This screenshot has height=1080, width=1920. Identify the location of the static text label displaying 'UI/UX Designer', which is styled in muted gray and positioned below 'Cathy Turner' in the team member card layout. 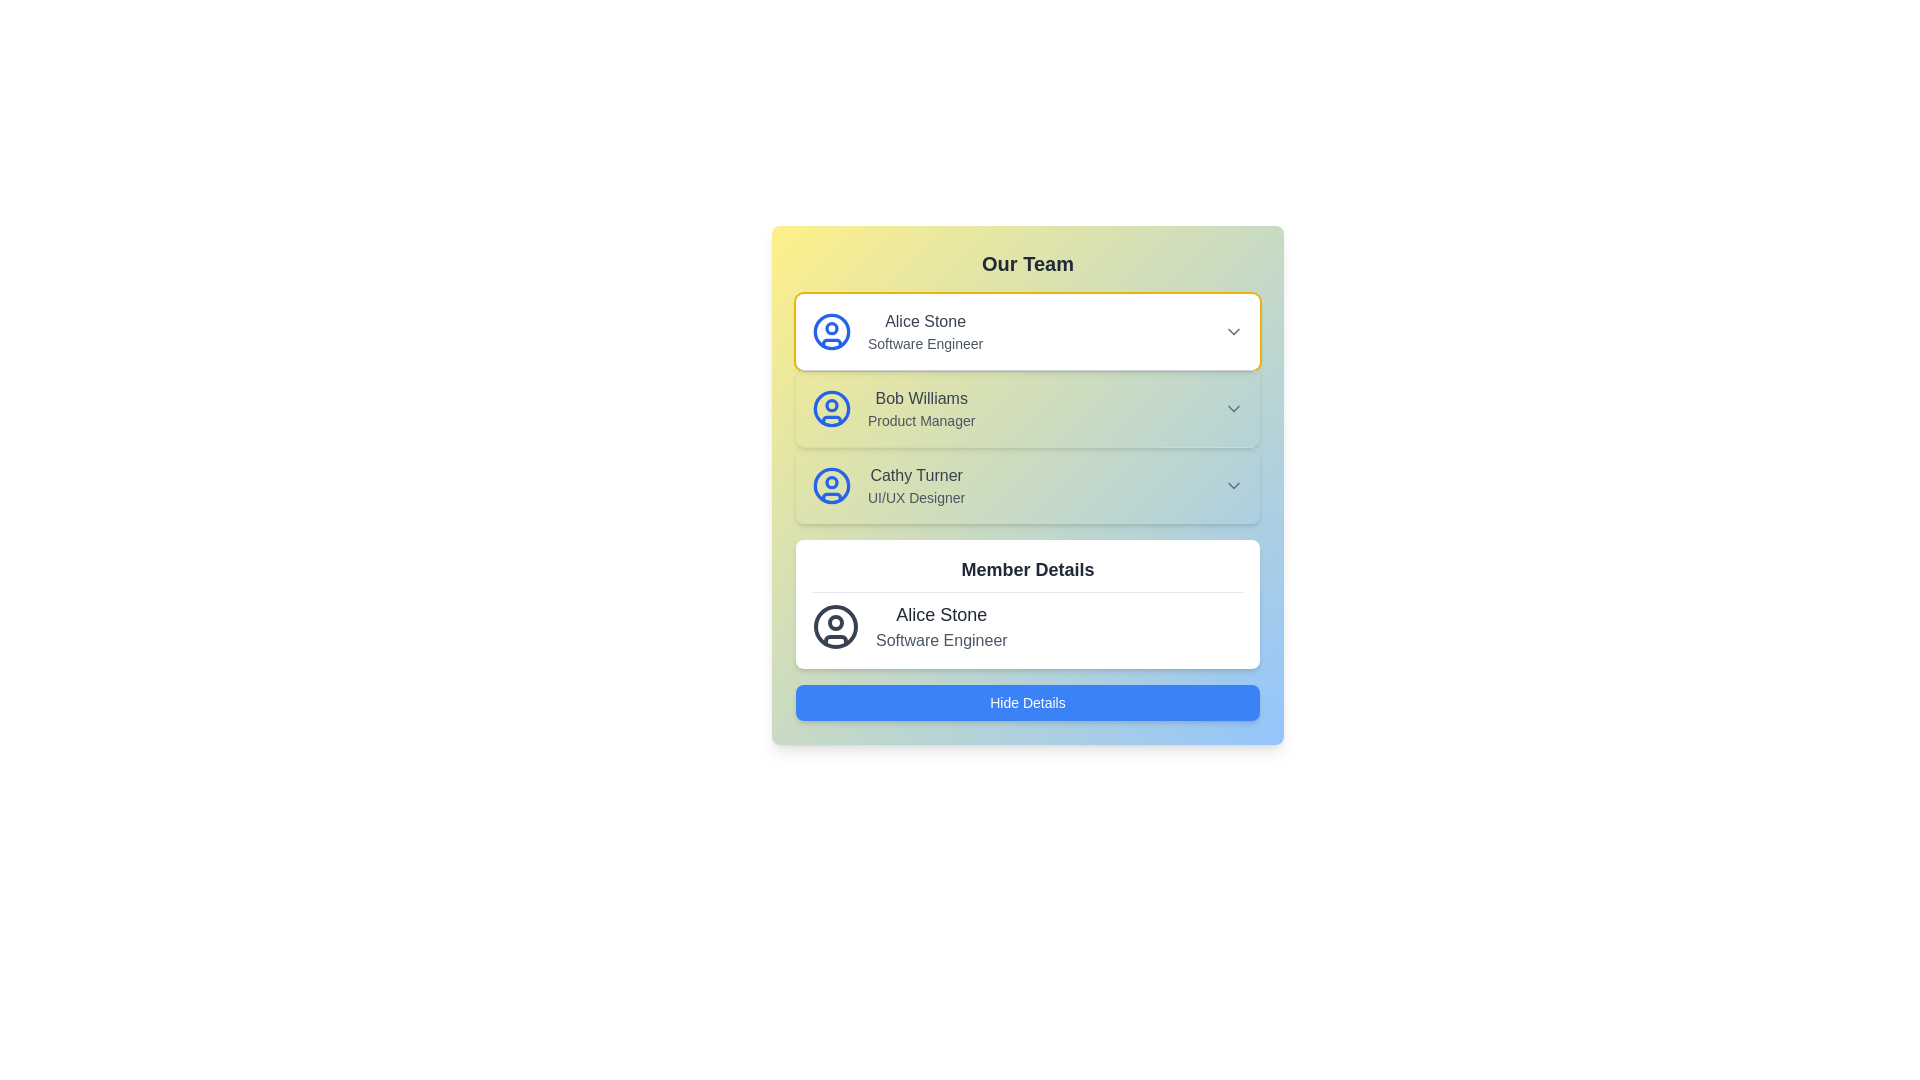
(915, 496).